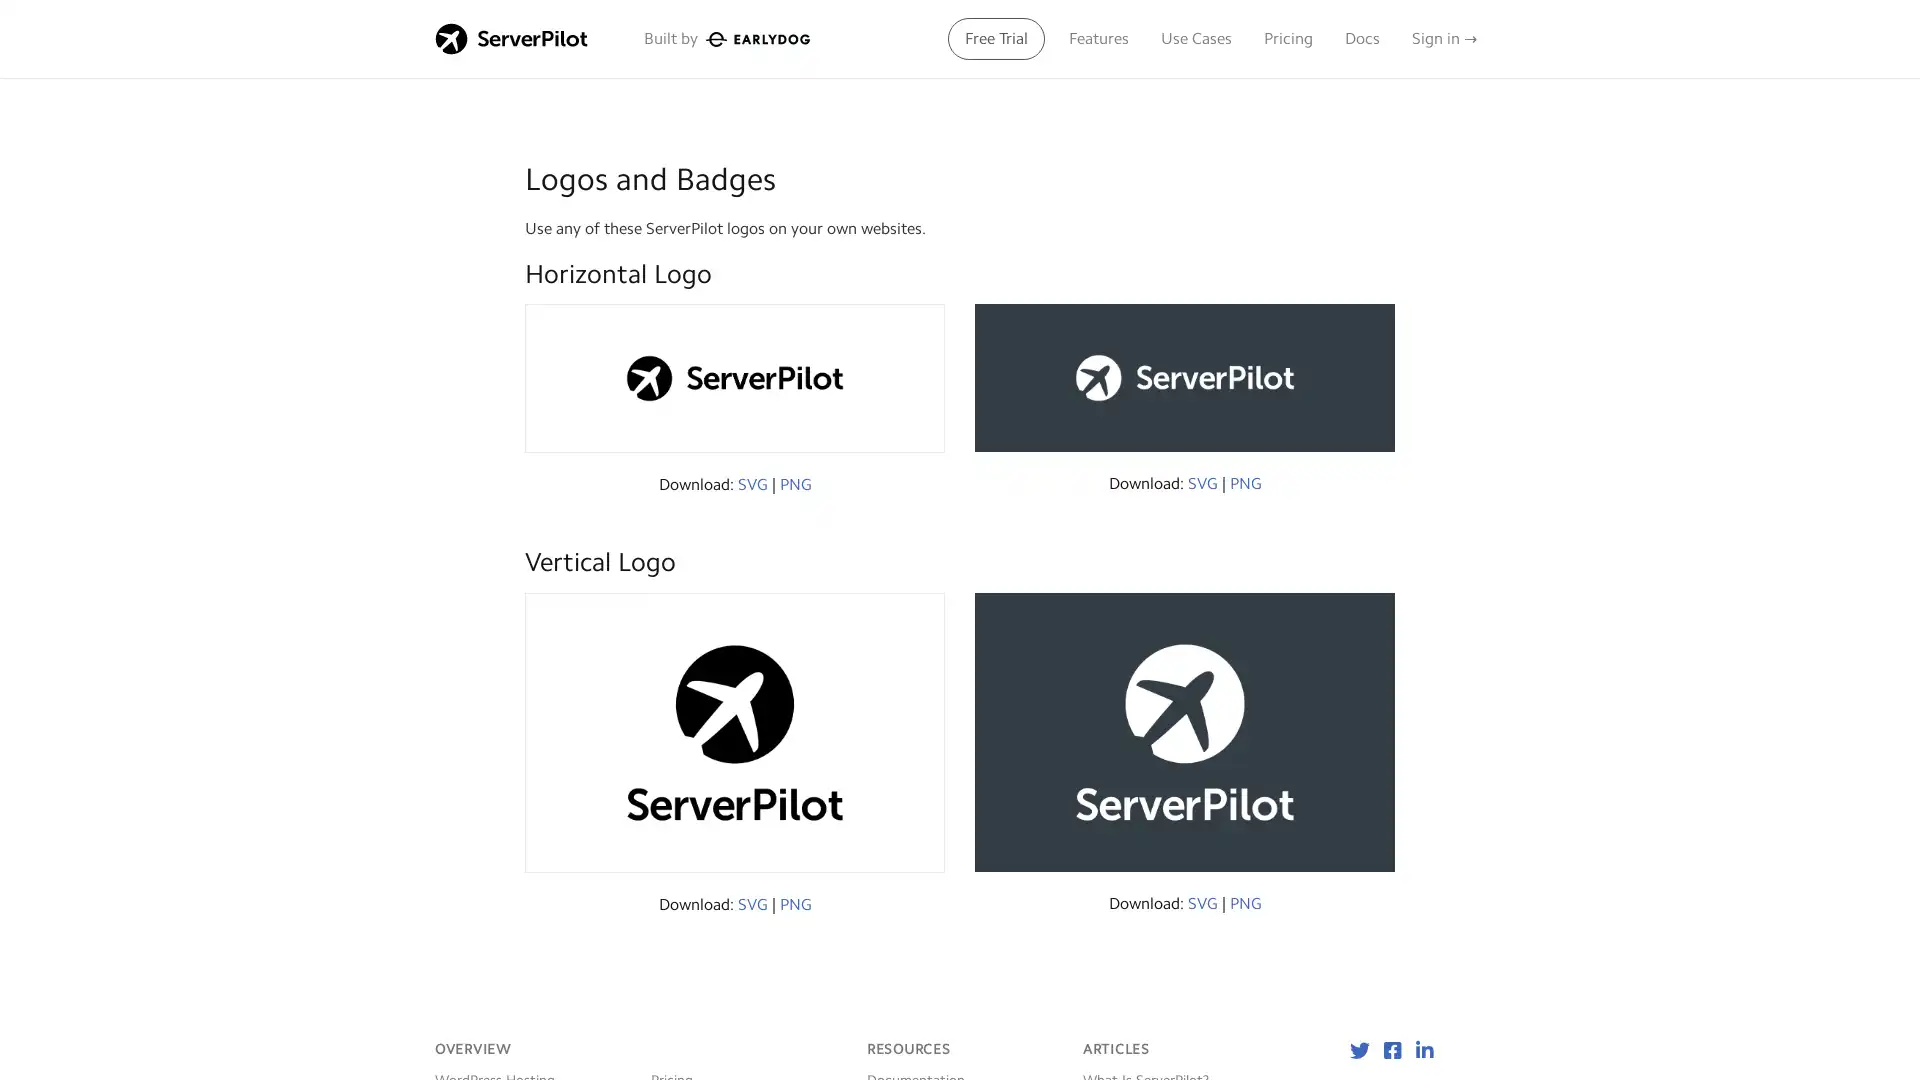  What do you see at coordinates (1196, 38) in the screenshot?
I see `Use Cases` at bounding box center [1196, 38].